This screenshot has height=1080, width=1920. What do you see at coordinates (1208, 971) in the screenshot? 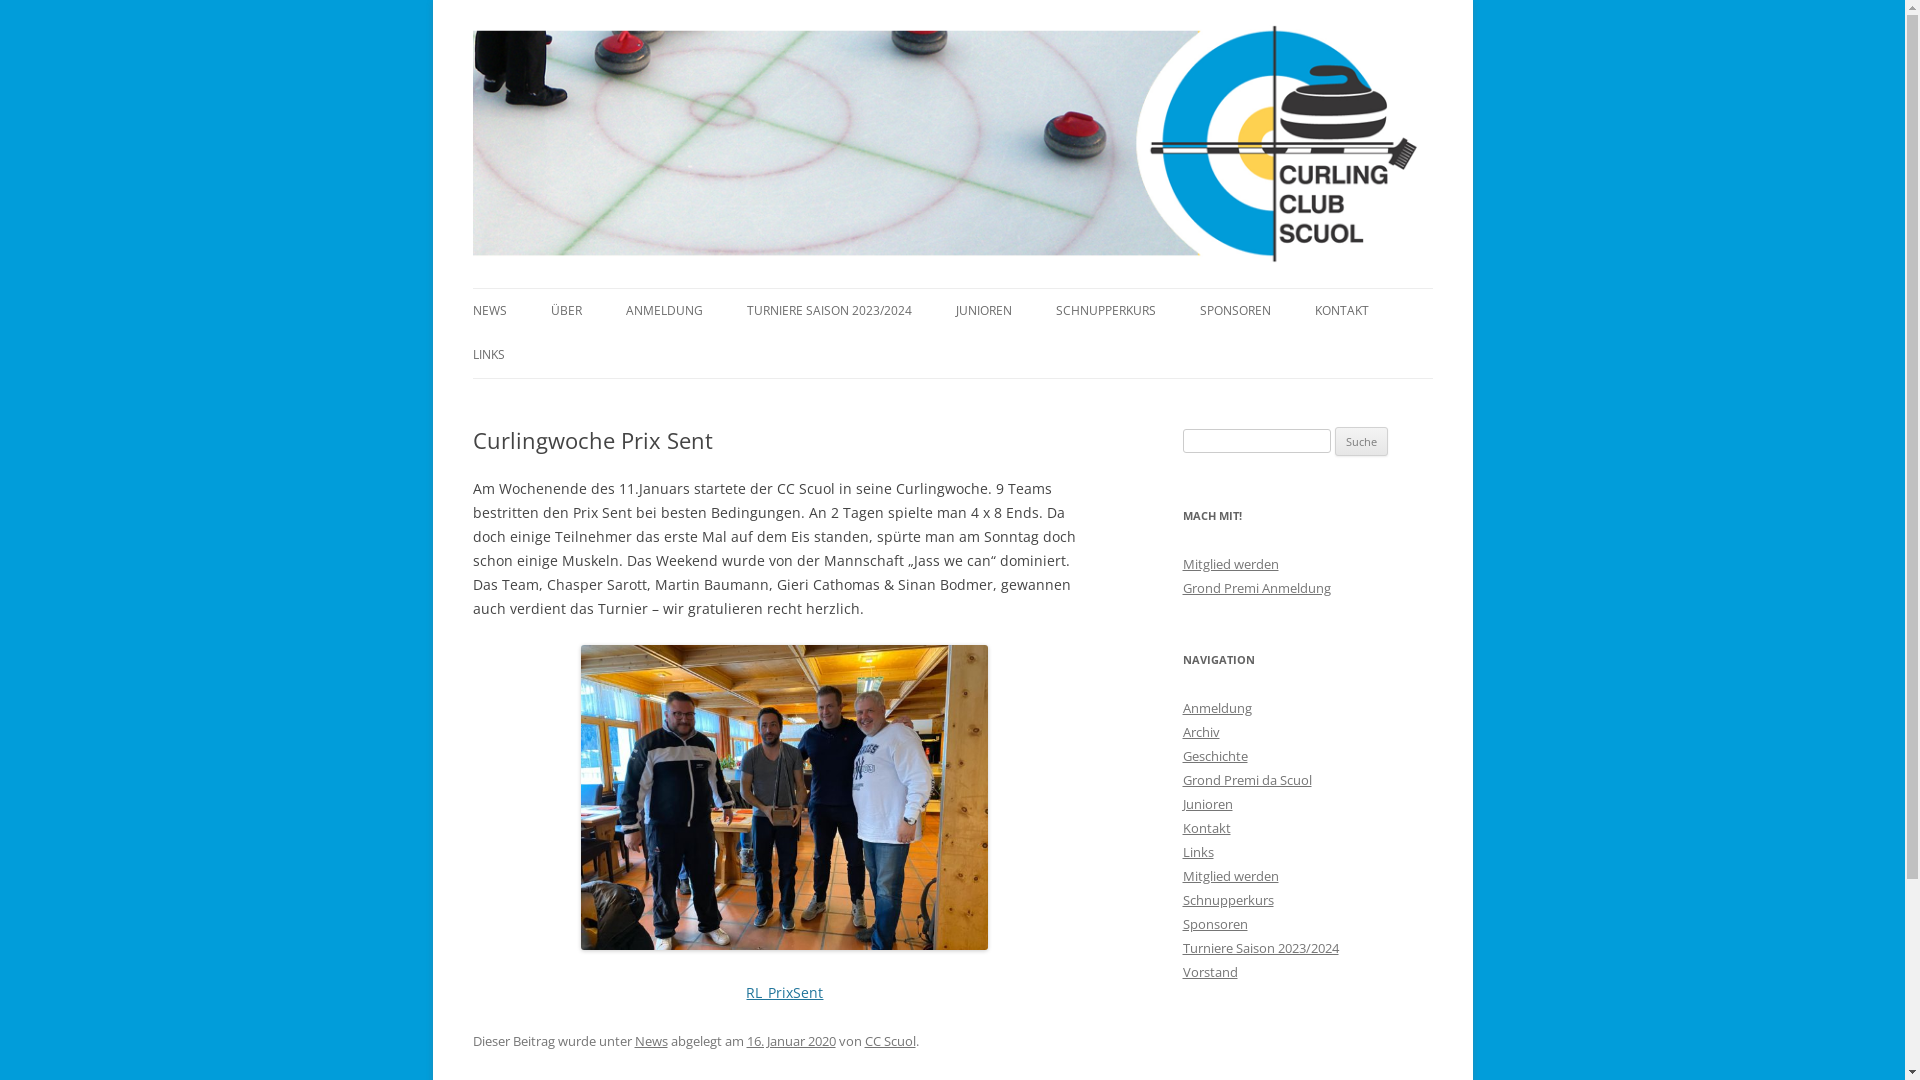
I see `'Vorstand'` at bounding box center [1208, 971].